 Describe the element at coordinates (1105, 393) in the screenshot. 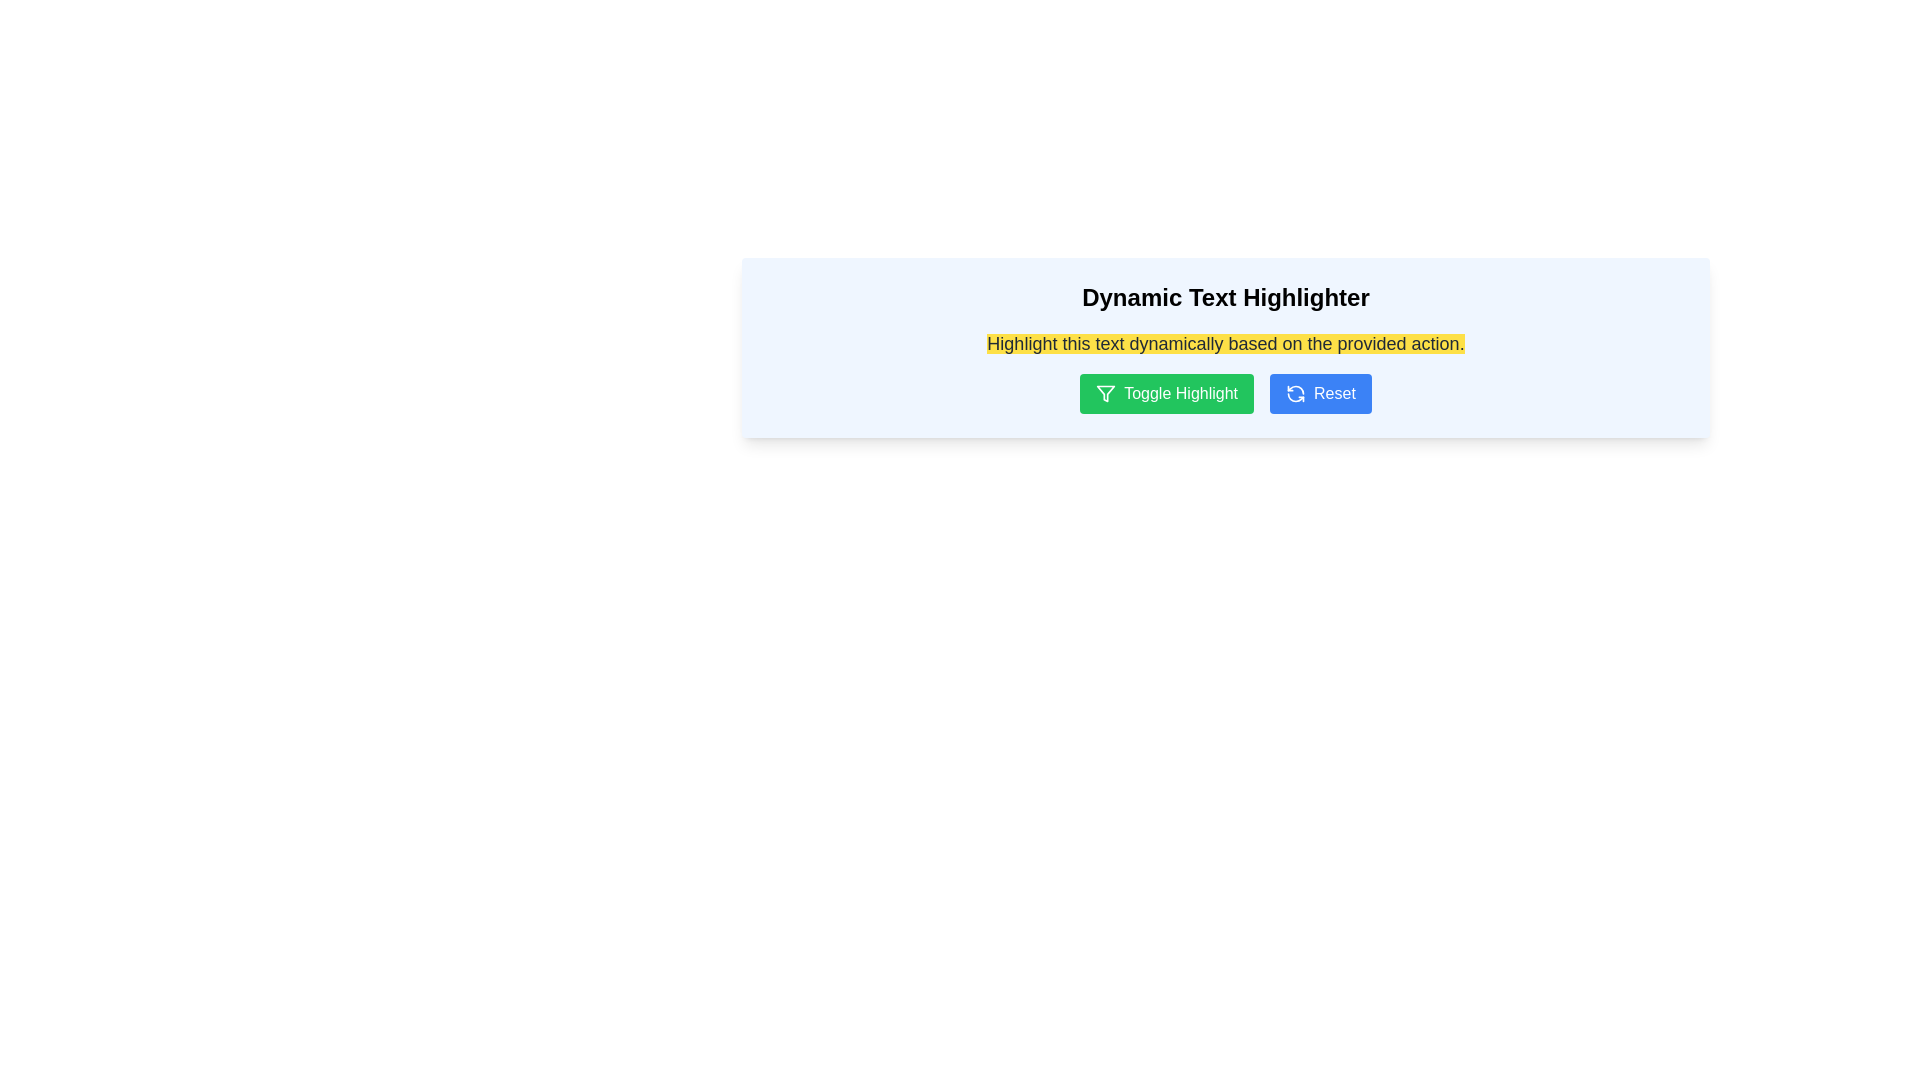

I see `the green button labeled 'Toggle Highlight' that contains the filter funnel icon on its left side` at that location.